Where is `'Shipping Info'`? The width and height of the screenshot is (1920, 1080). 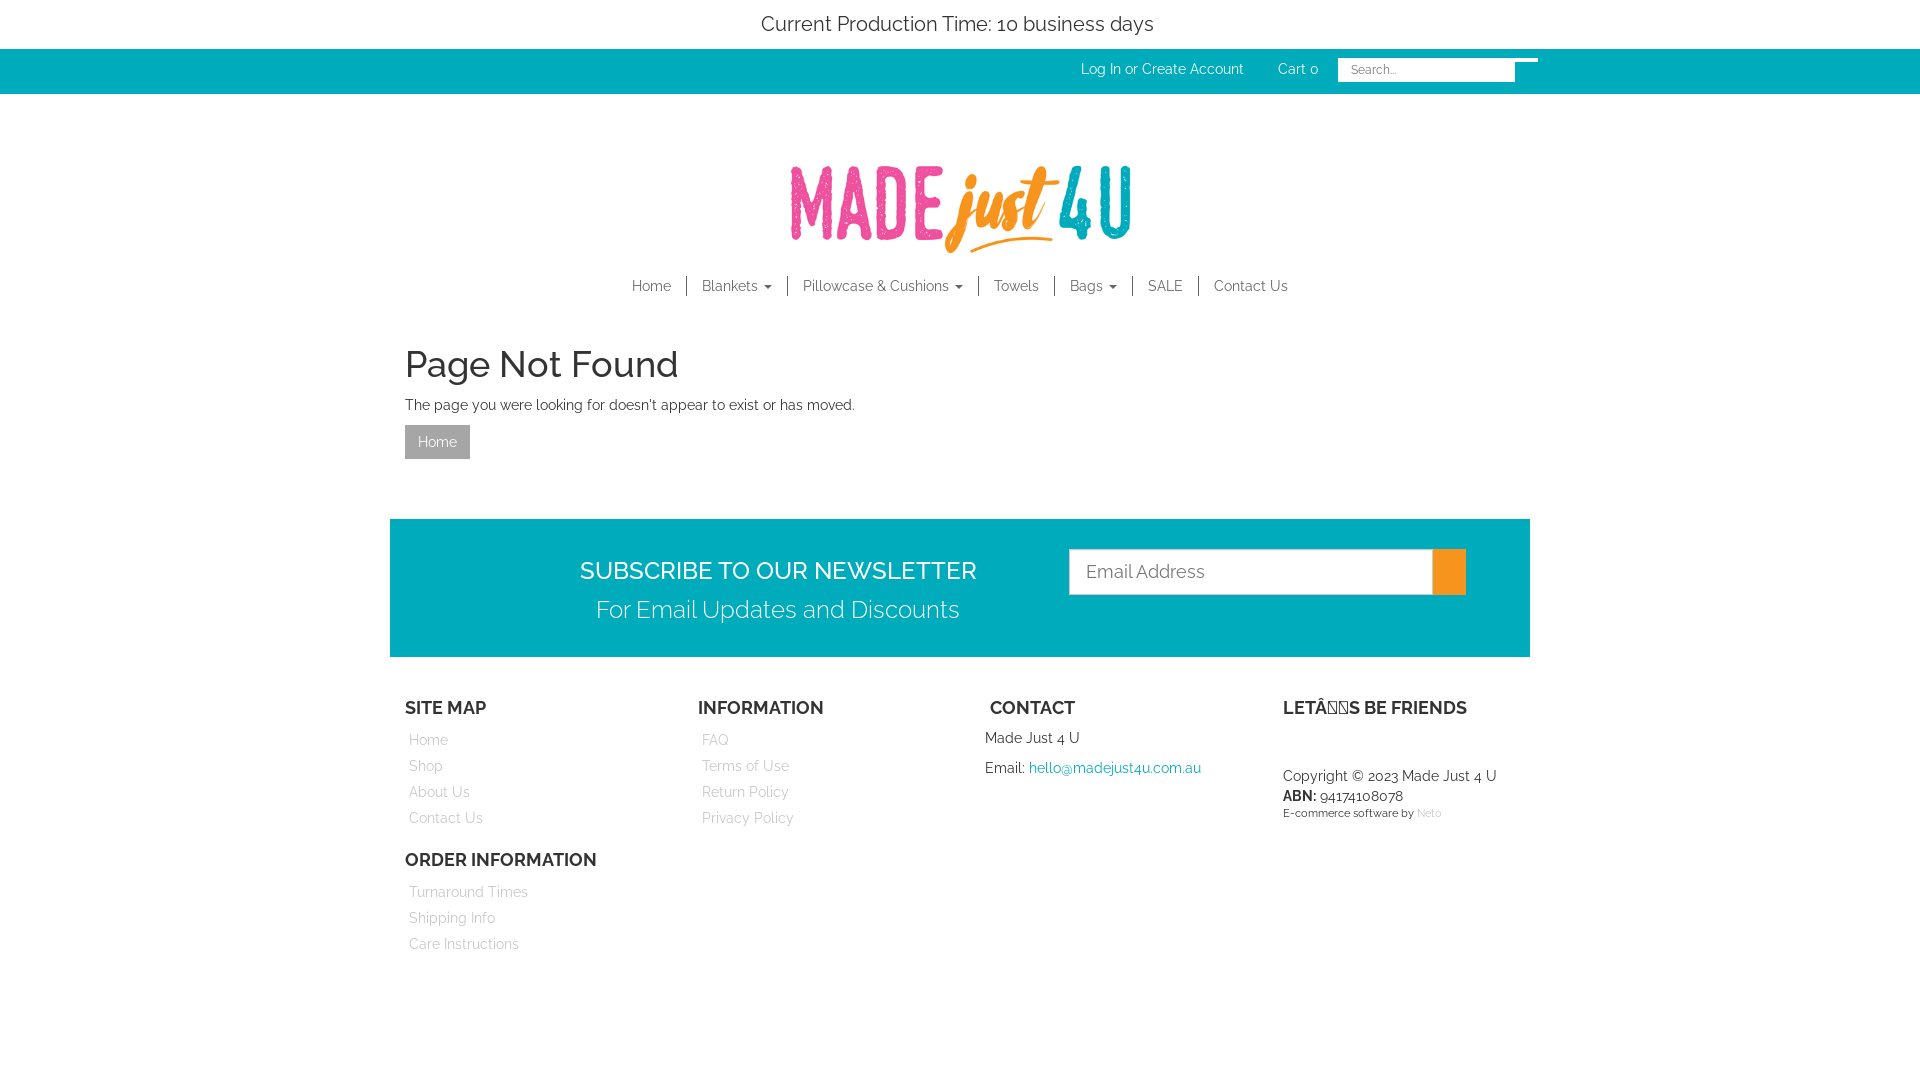 'Shipping Info' is located at coordinates (528, 918).